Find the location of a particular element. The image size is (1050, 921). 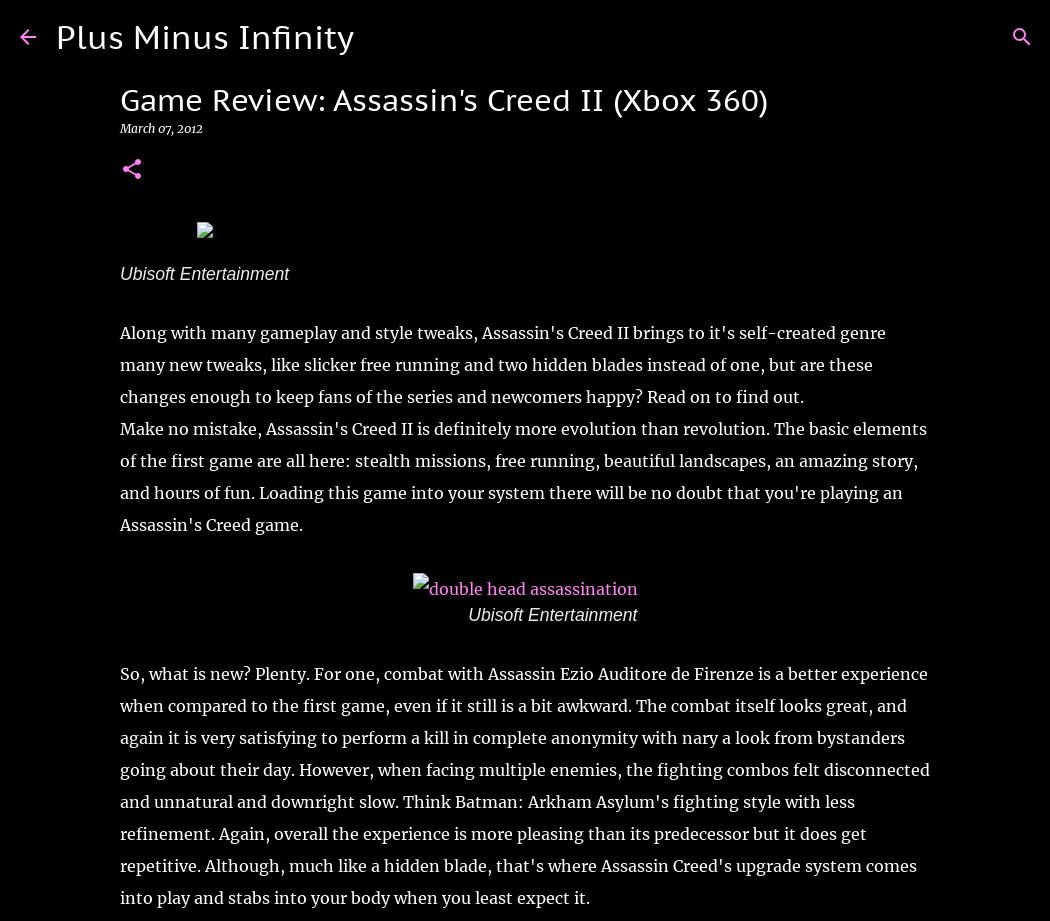

'third person shooter' is located at coordinates (393, 251).